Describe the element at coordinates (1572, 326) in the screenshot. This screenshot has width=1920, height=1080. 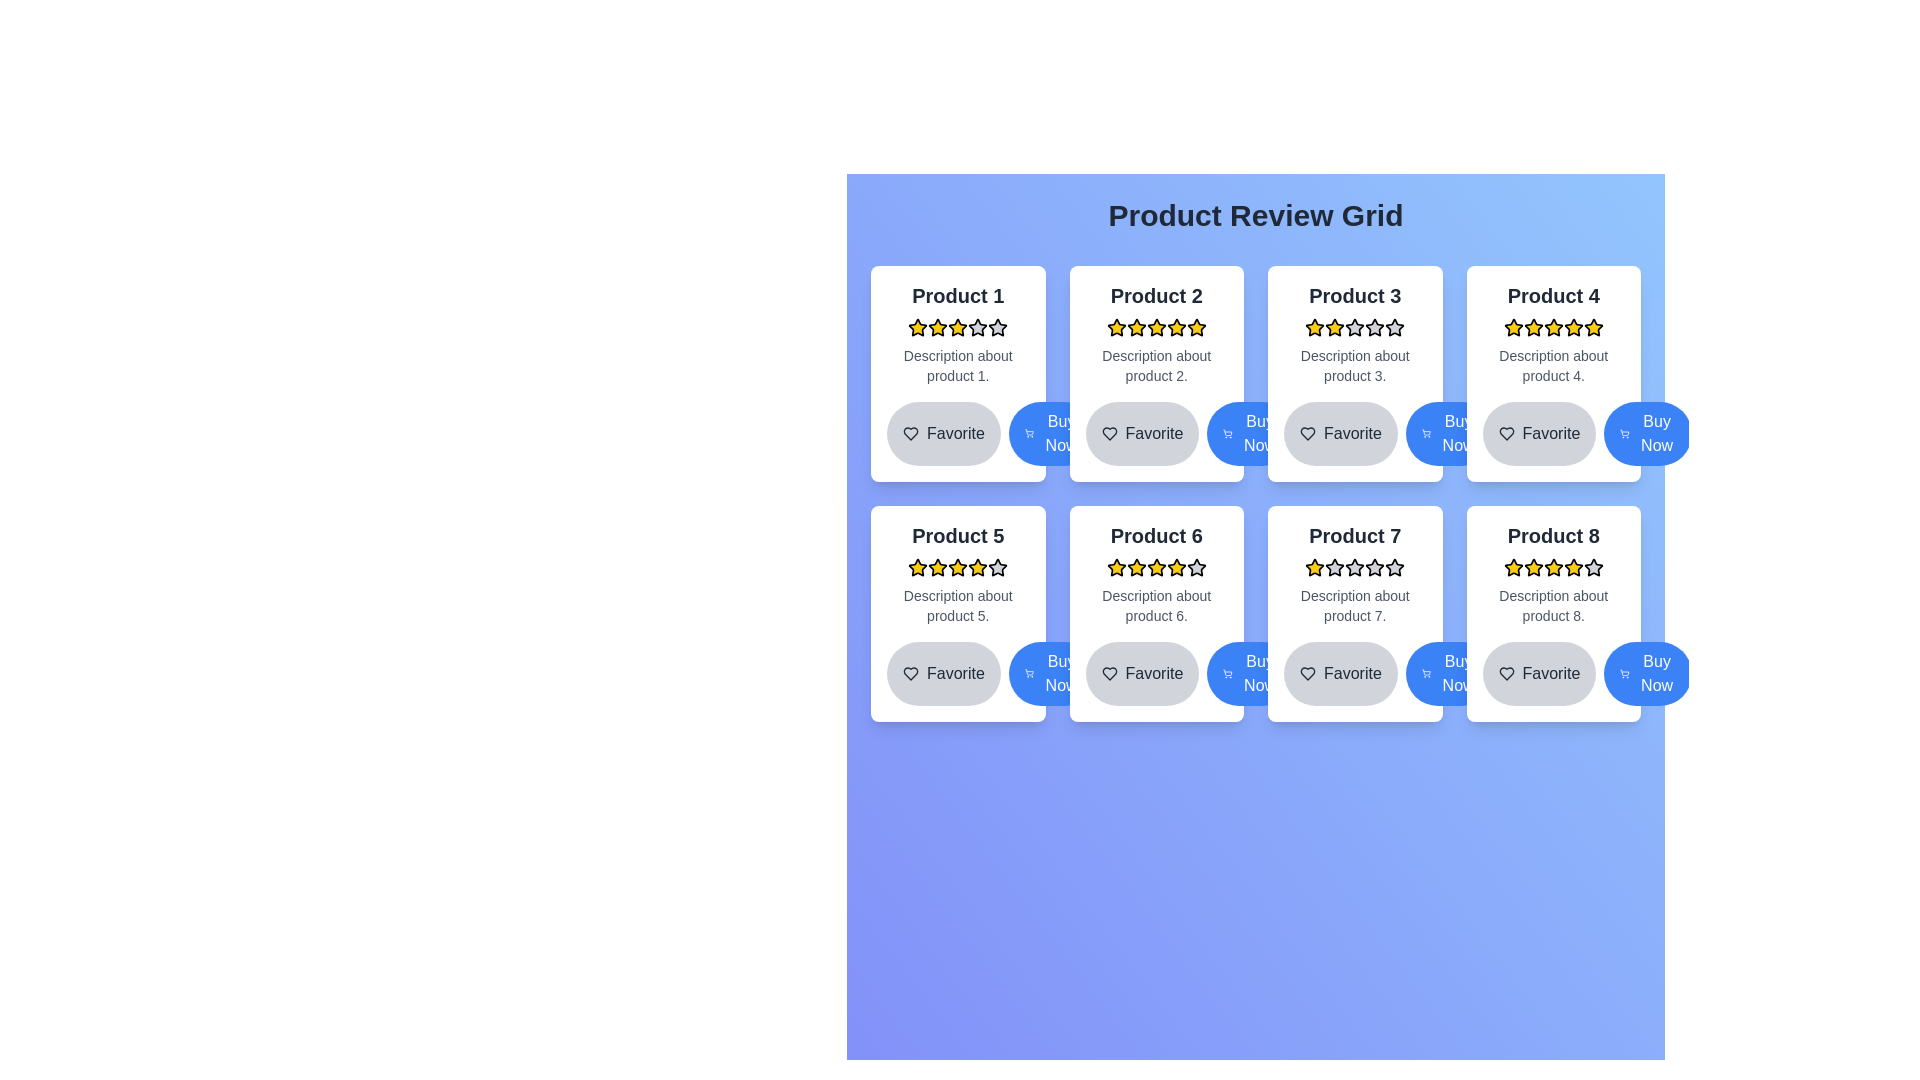
I see `the fourth star icon in the five-star rating system for 'Product 4'` at that location.